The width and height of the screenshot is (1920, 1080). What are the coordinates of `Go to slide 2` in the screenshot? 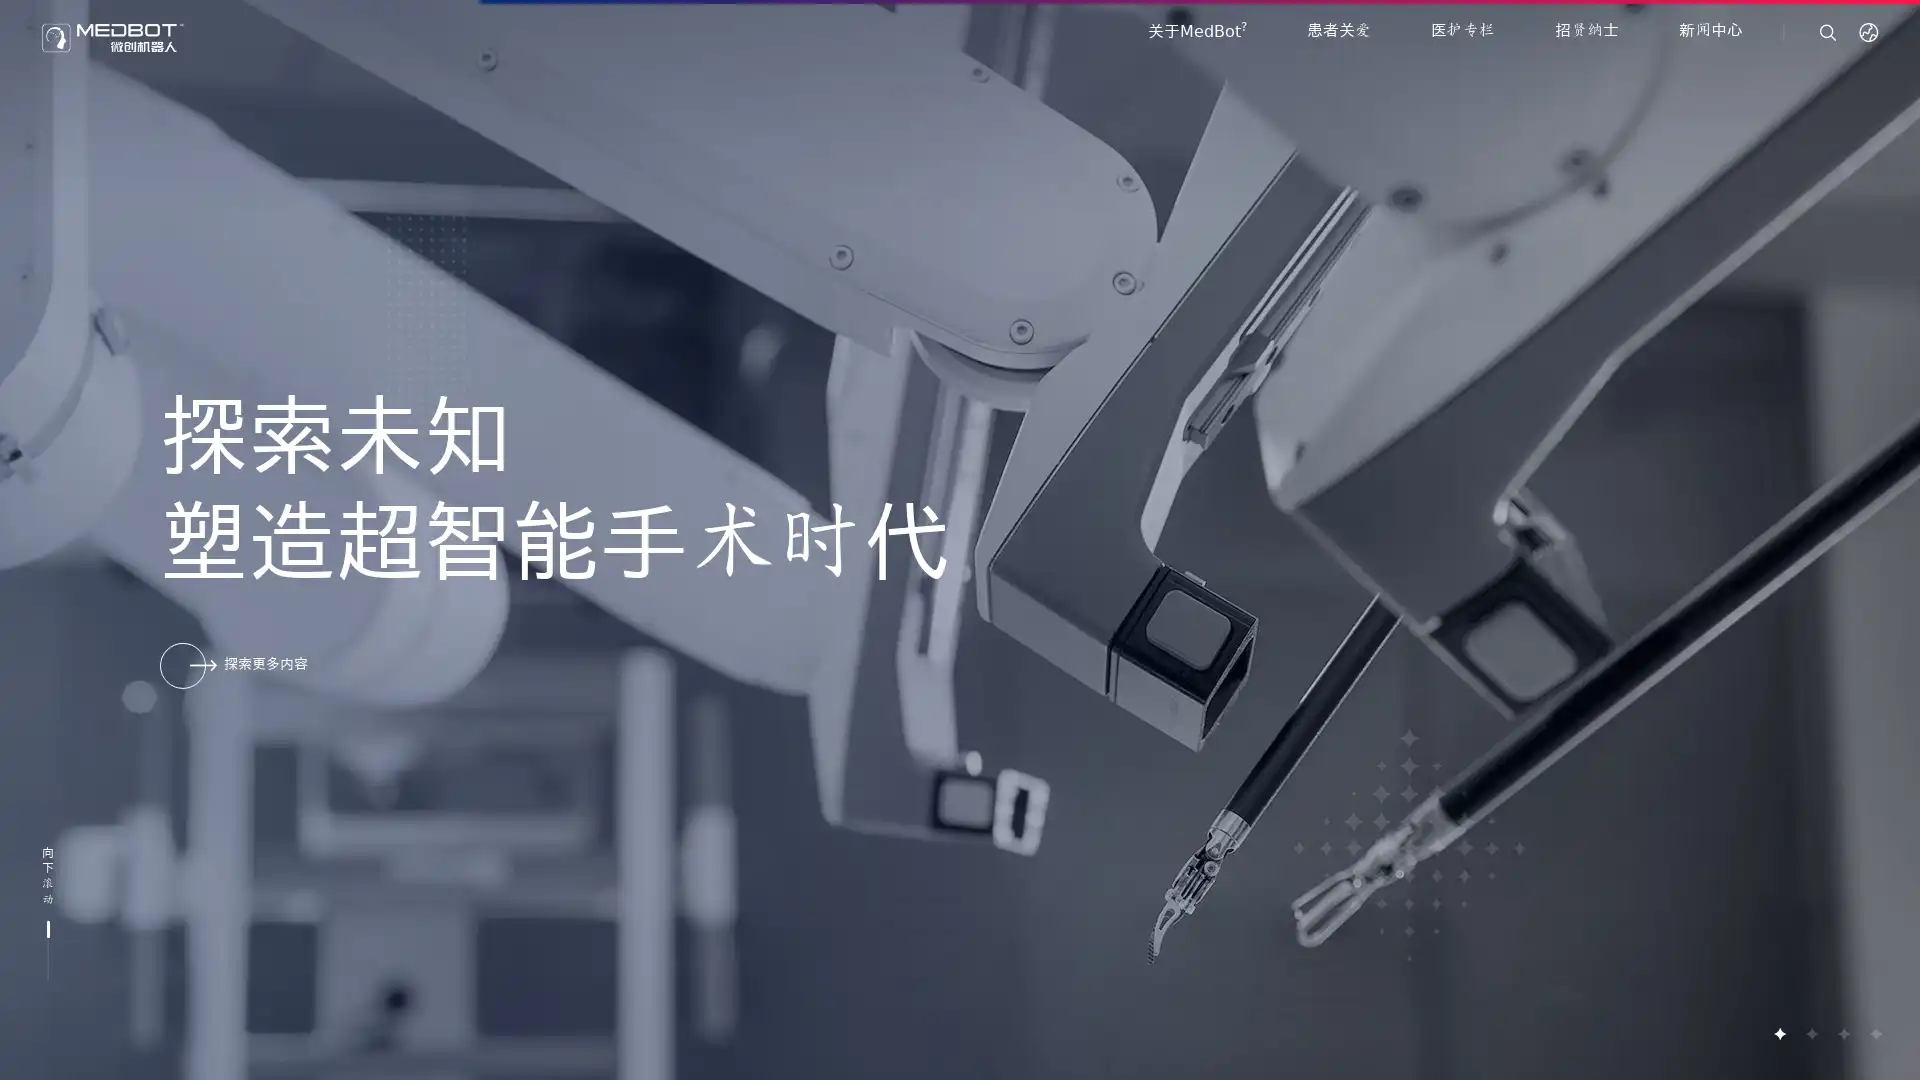 It's located at (1810, 1033).